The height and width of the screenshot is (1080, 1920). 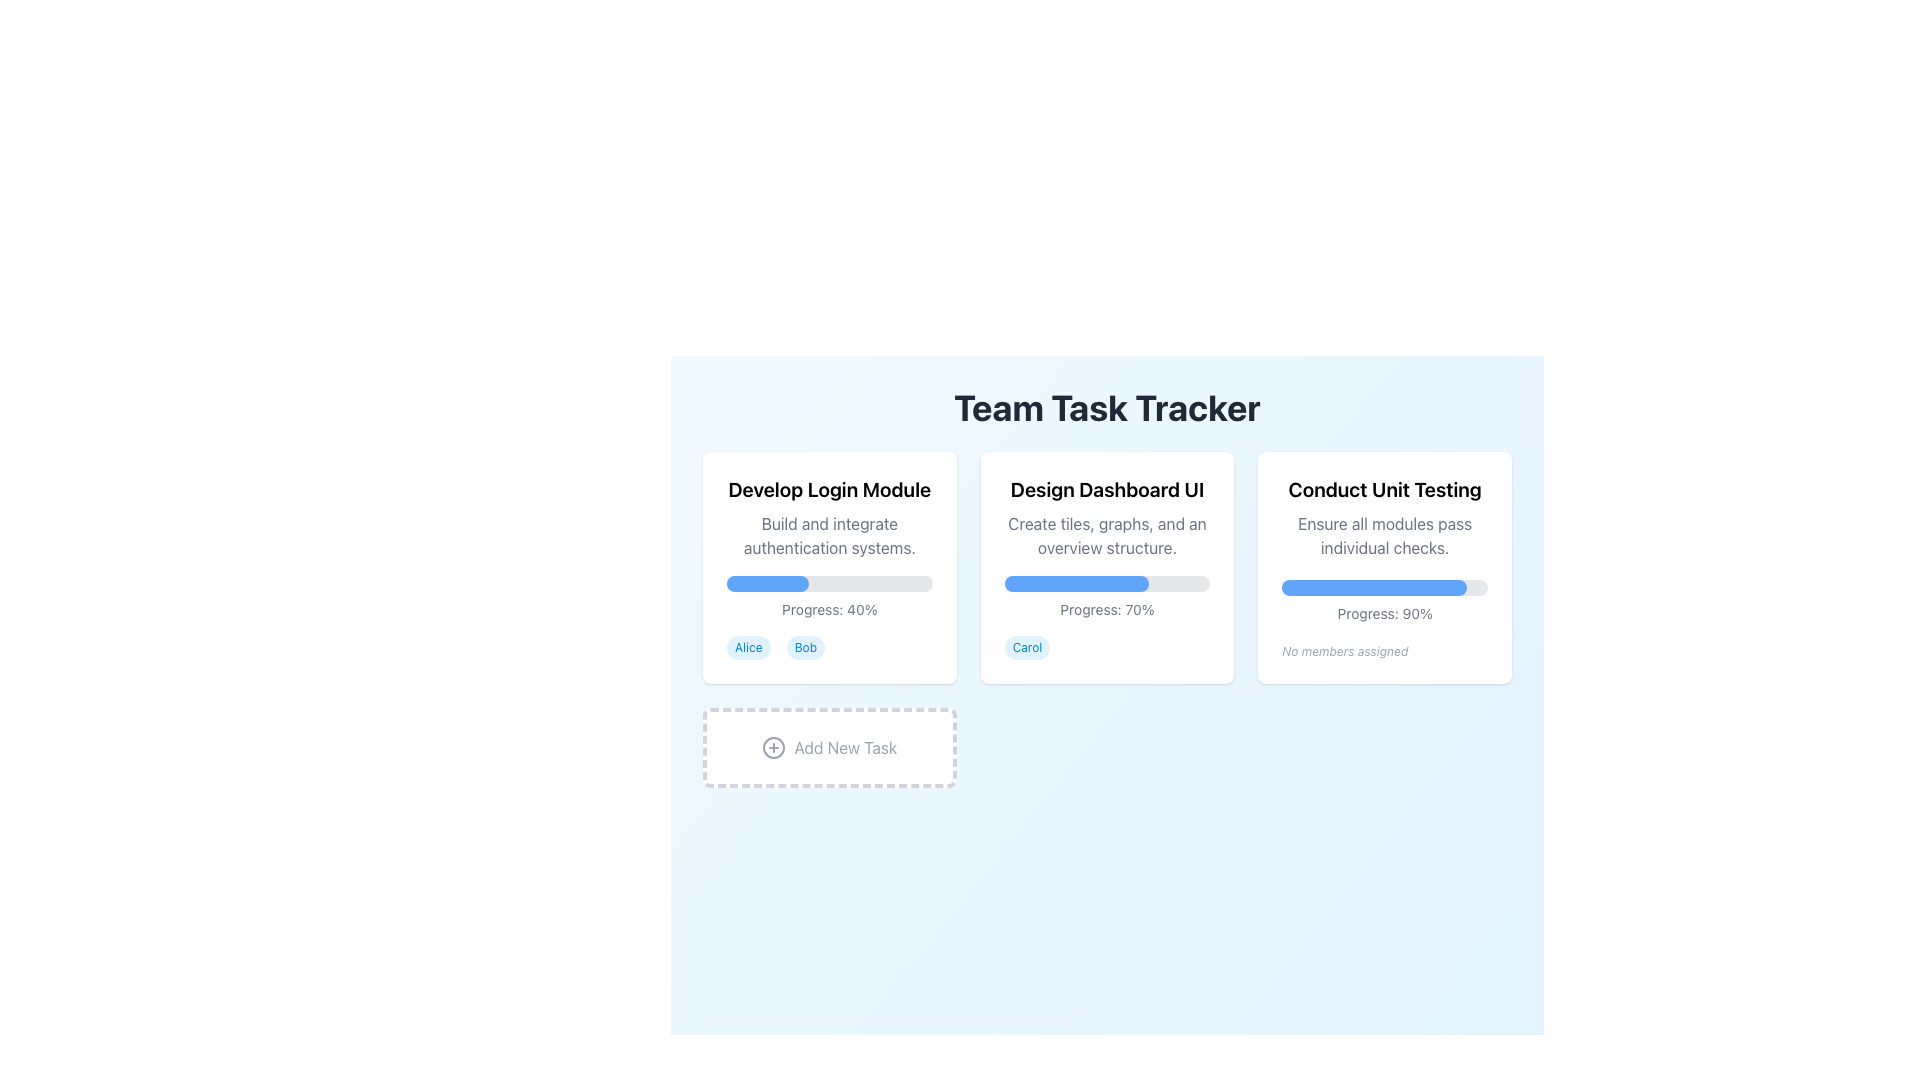 What do you see at coordinates (1106, 583) in the screenshot?
I see `the progress bar indicating 70% completion in the 'Design Dashboard UI' card, located below the descriptive text and above the 'Progress: 70%' label` at bounding box center [1106, 583].